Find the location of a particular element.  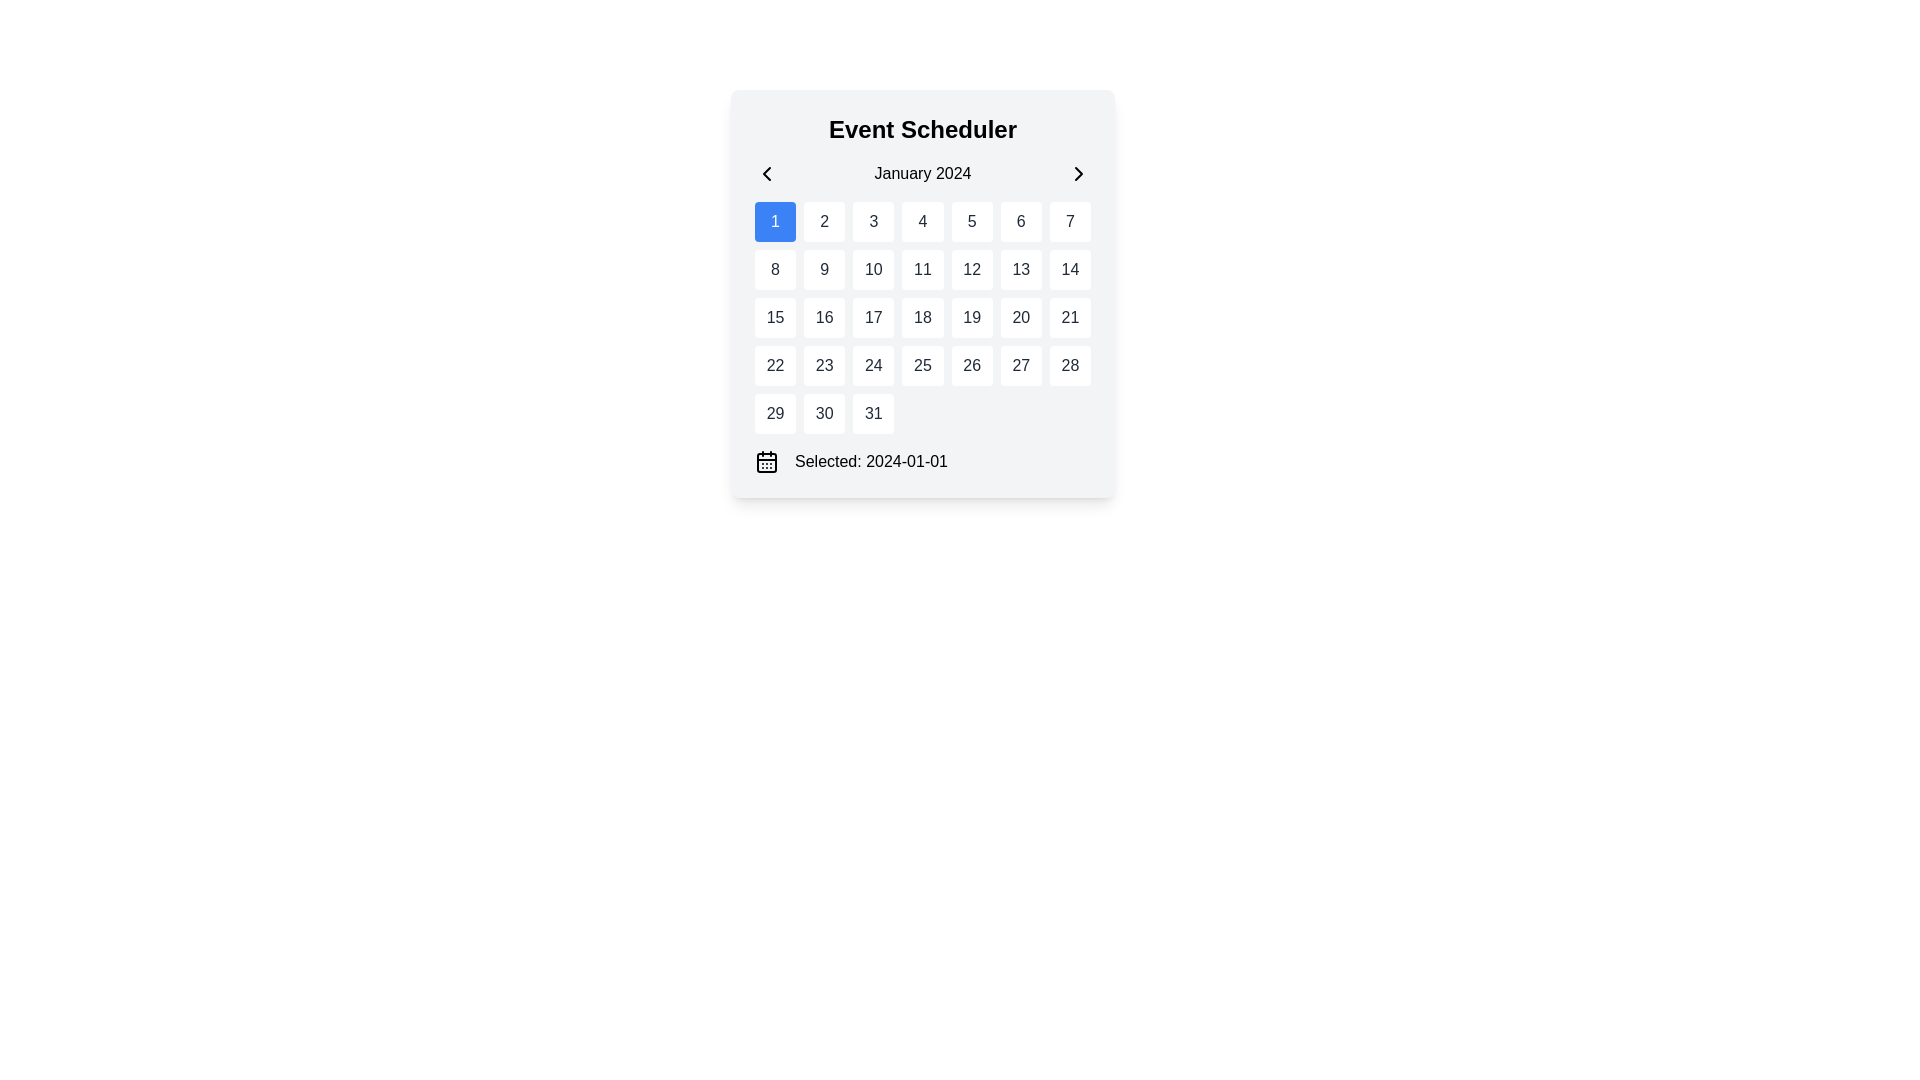

the small square button with a white background and rounded corners, containing the numeral '6' in dark gray font, for keyboard navigation is located at coordinates (1021, 222).